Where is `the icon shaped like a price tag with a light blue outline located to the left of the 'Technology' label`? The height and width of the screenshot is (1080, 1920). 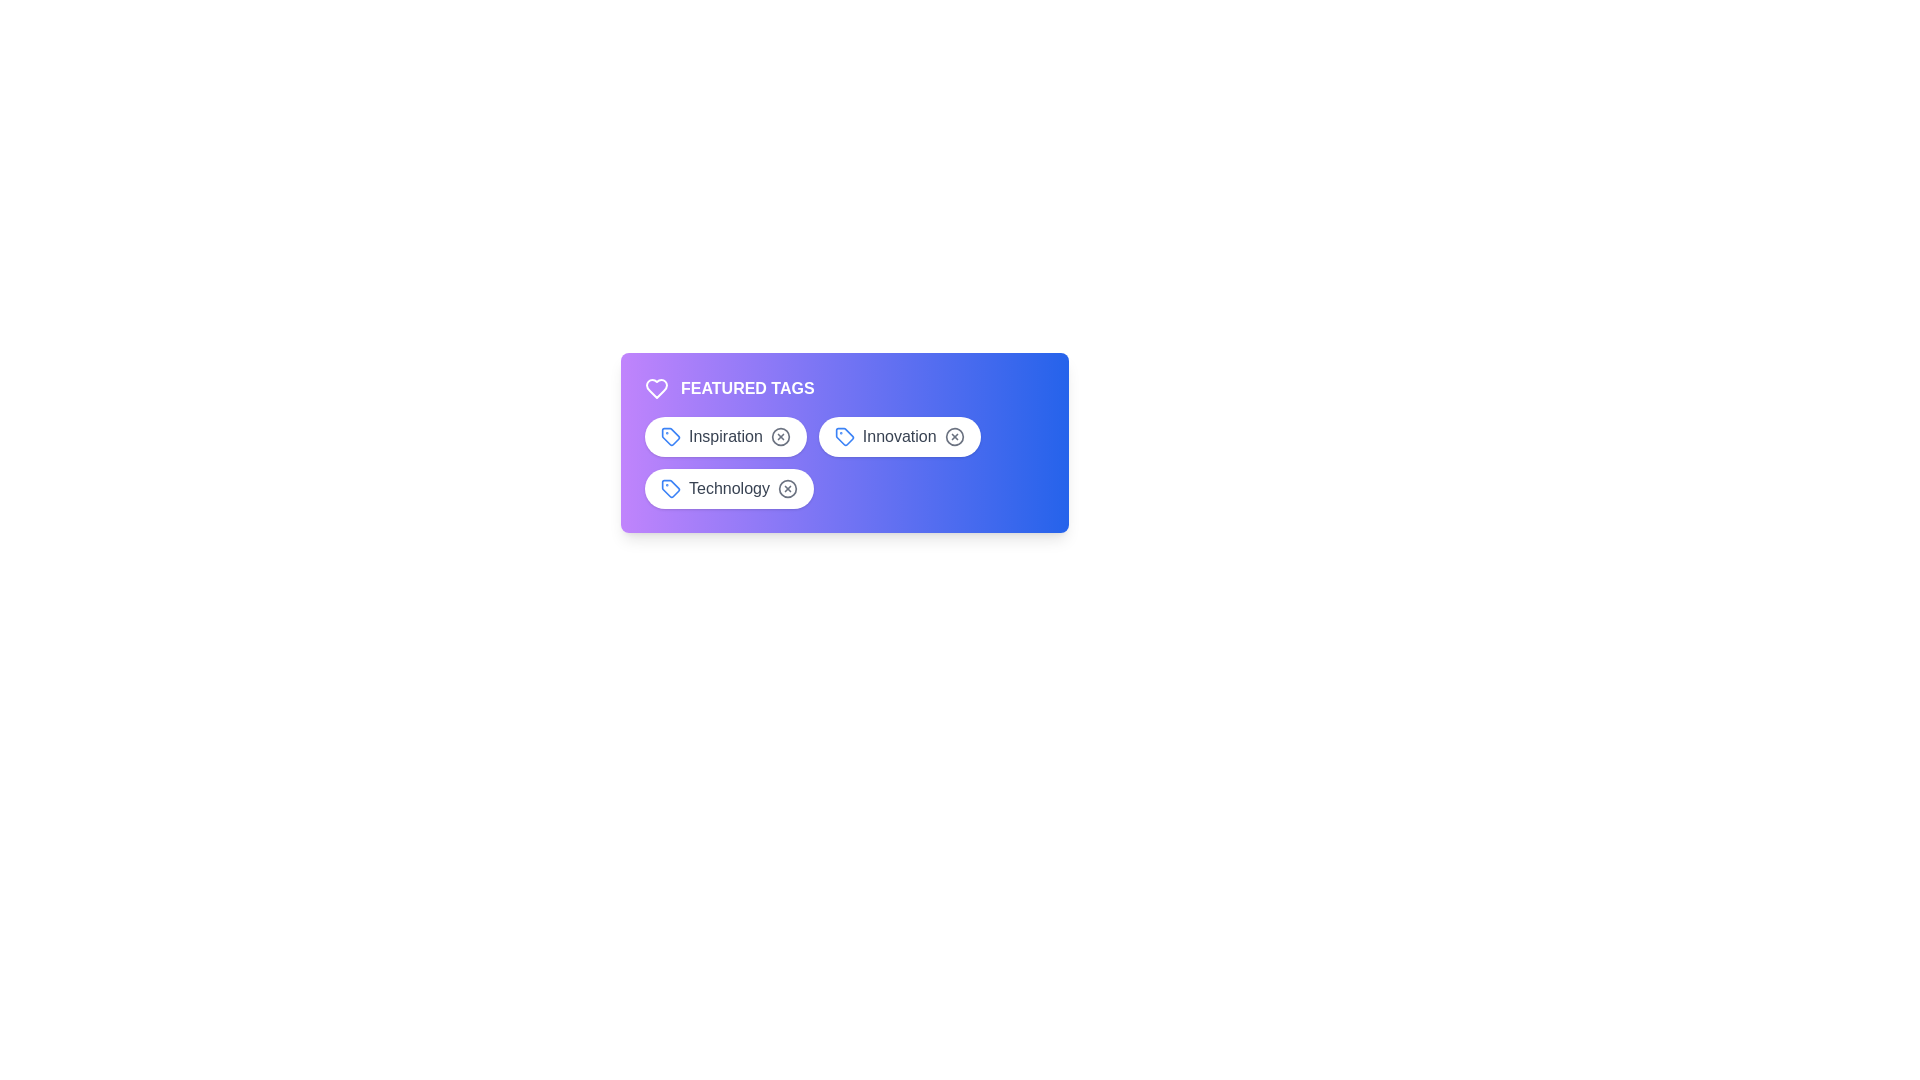 the icon shaped like a price tag with a light blue outline located to the left of the 'Technology' label is located at coordinates (671, 489).